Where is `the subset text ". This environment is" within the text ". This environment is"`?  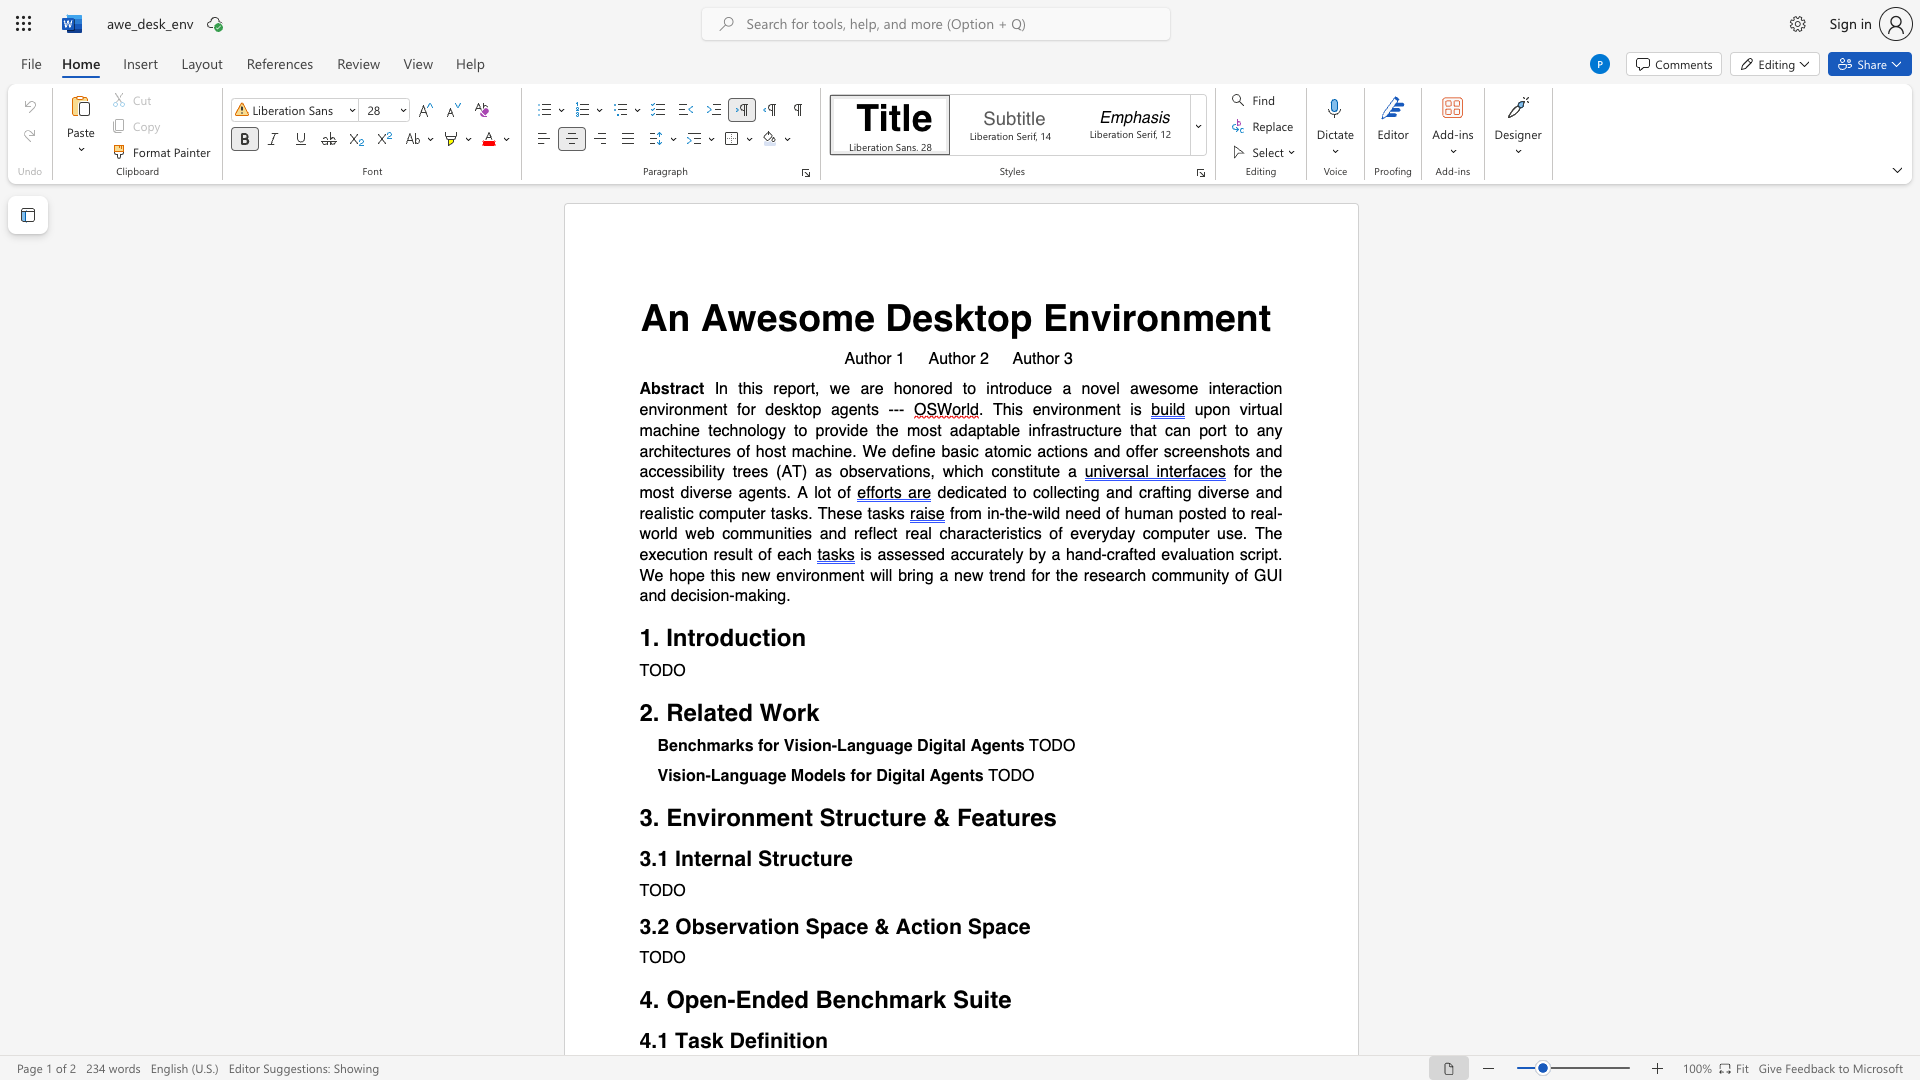
the subset text ". This environment is" within the text ". This environment is" is located at coordinates (978, 409).